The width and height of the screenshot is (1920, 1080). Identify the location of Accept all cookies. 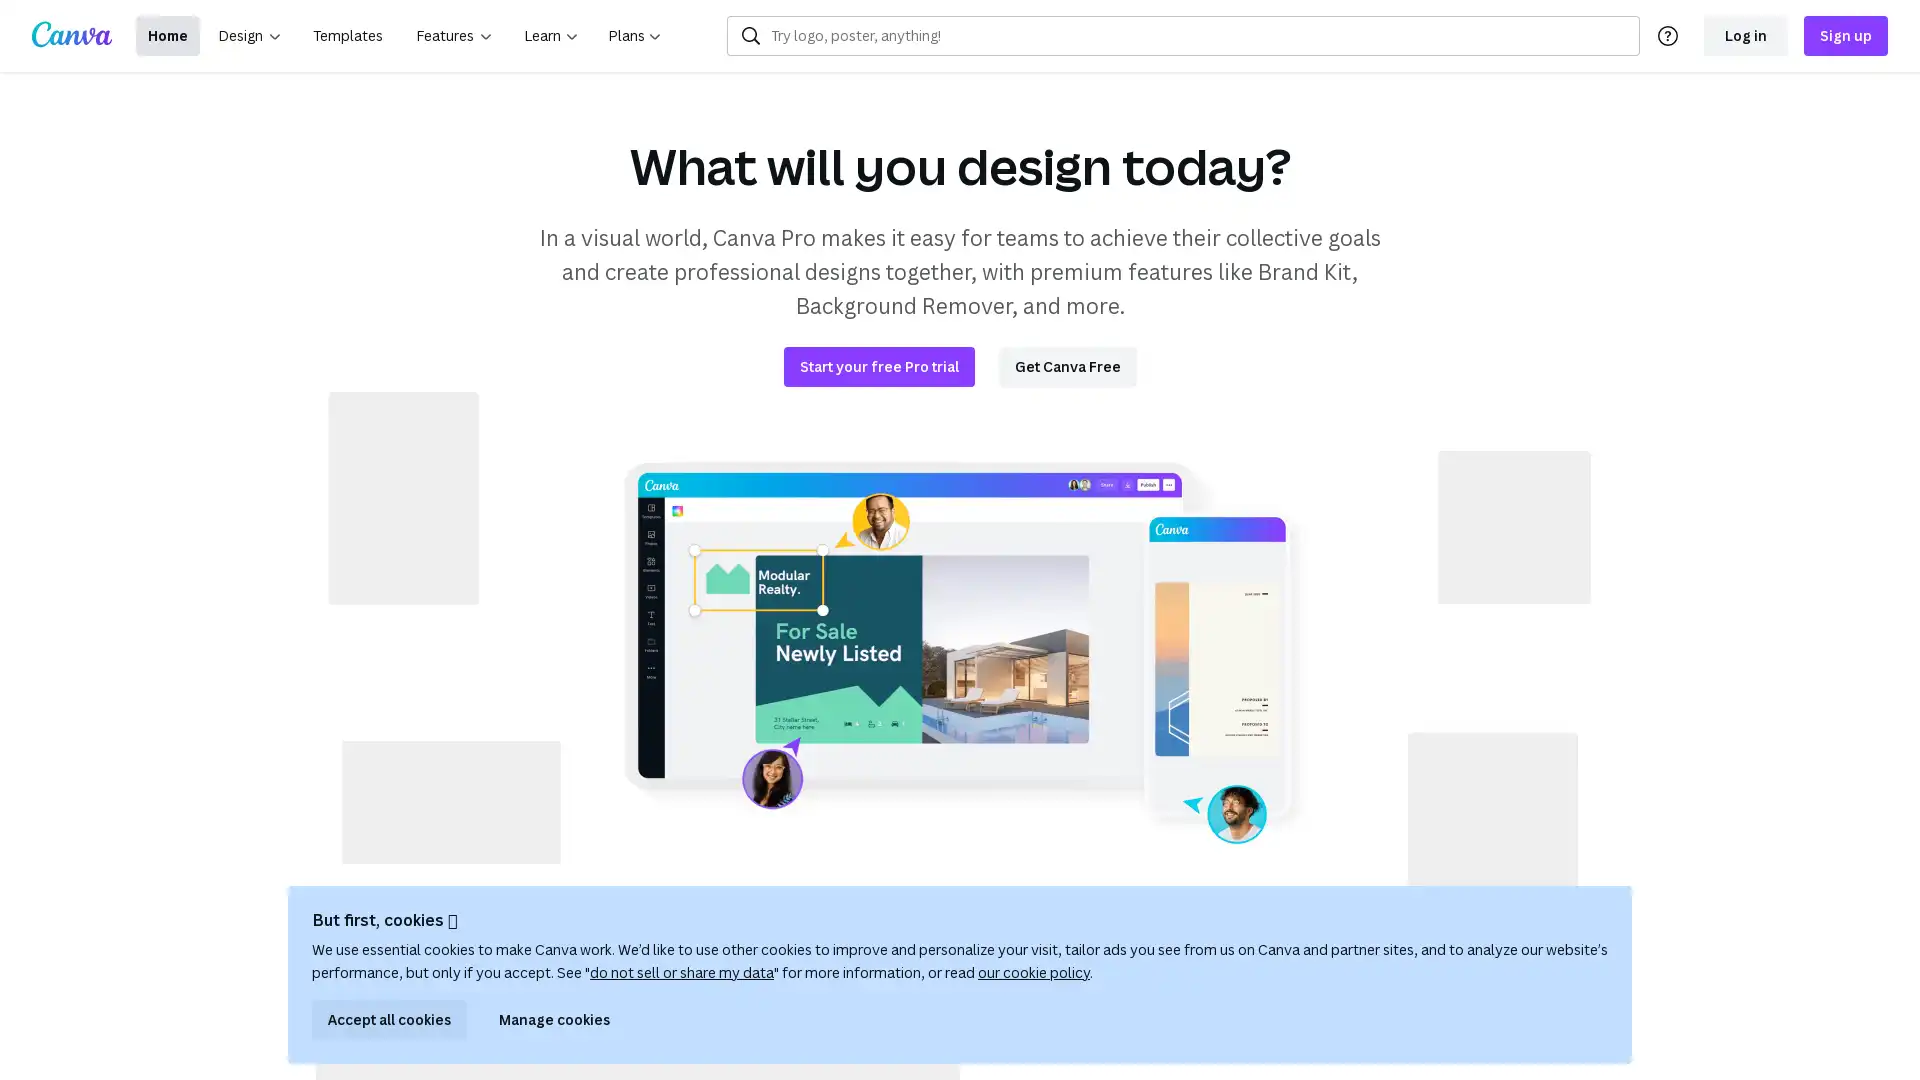
(389, 1019).